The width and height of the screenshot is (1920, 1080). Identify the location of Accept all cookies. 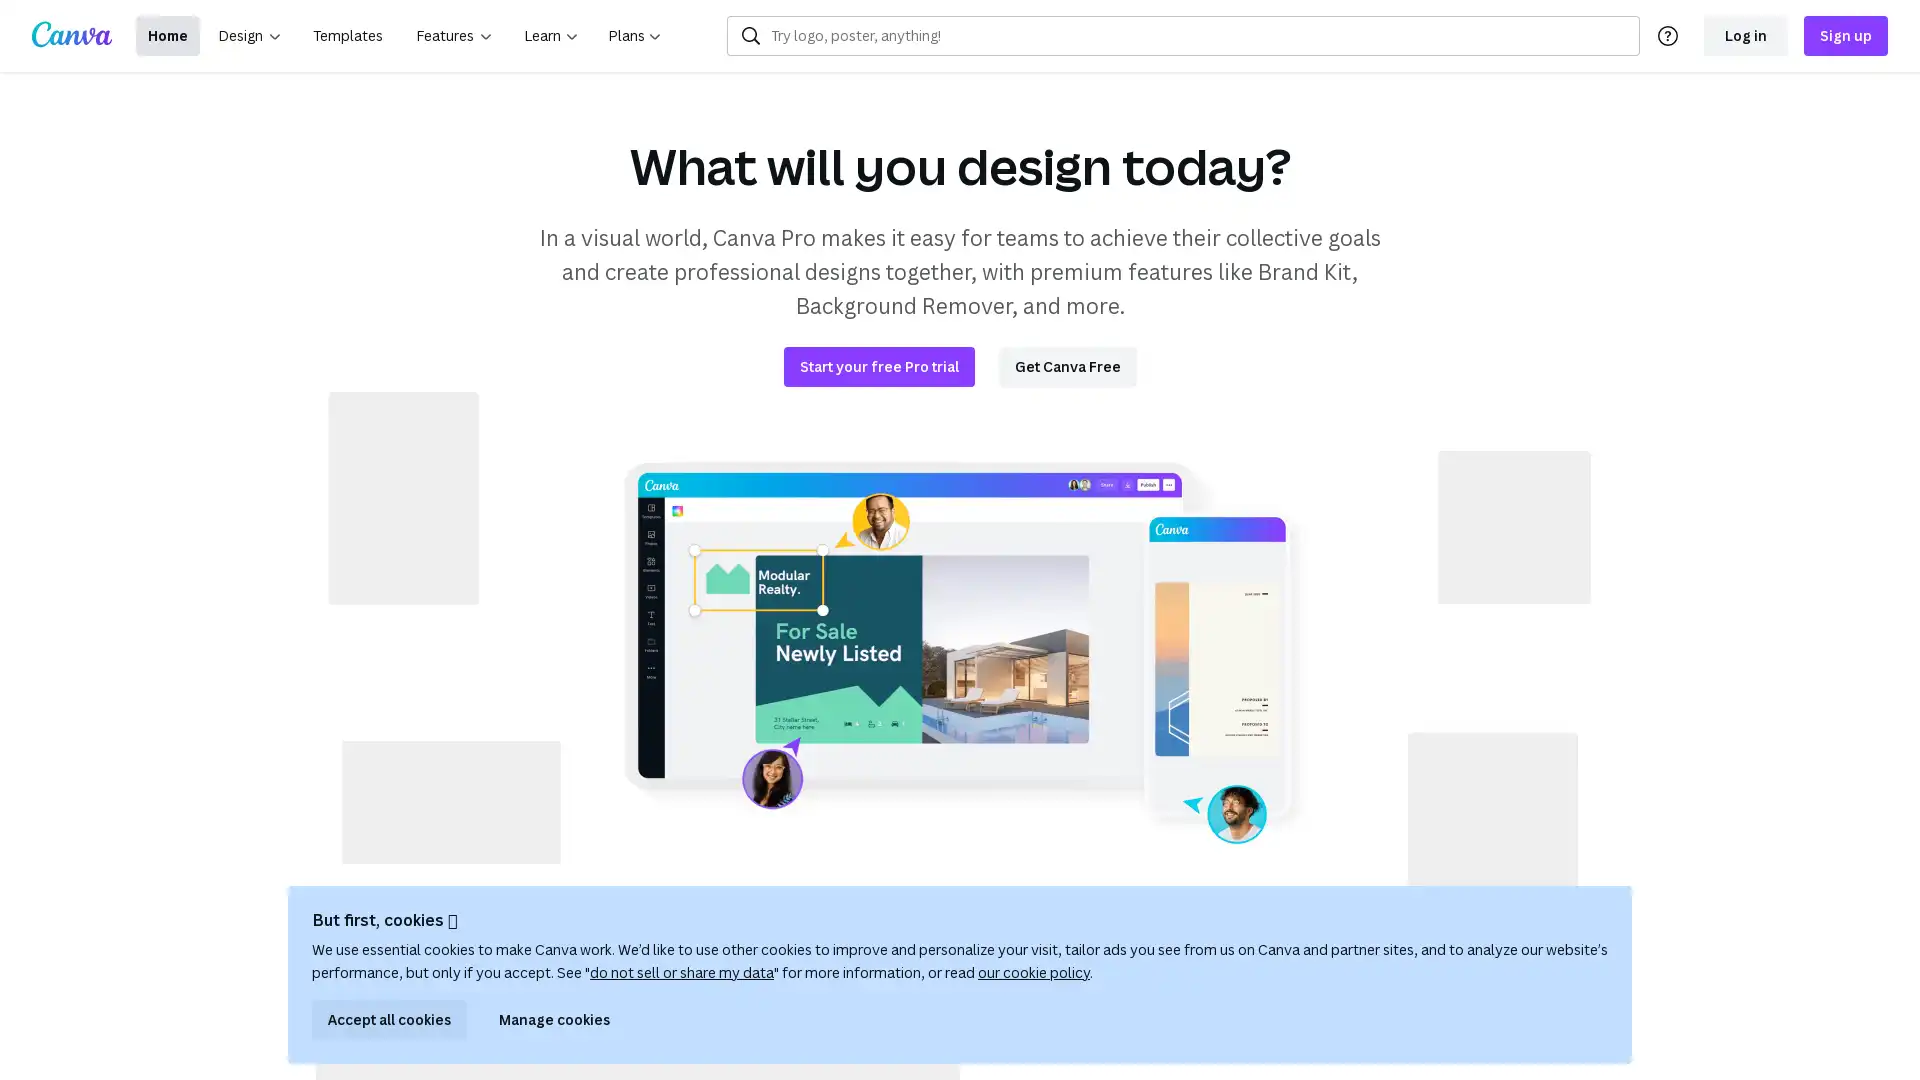
(389, 1019).